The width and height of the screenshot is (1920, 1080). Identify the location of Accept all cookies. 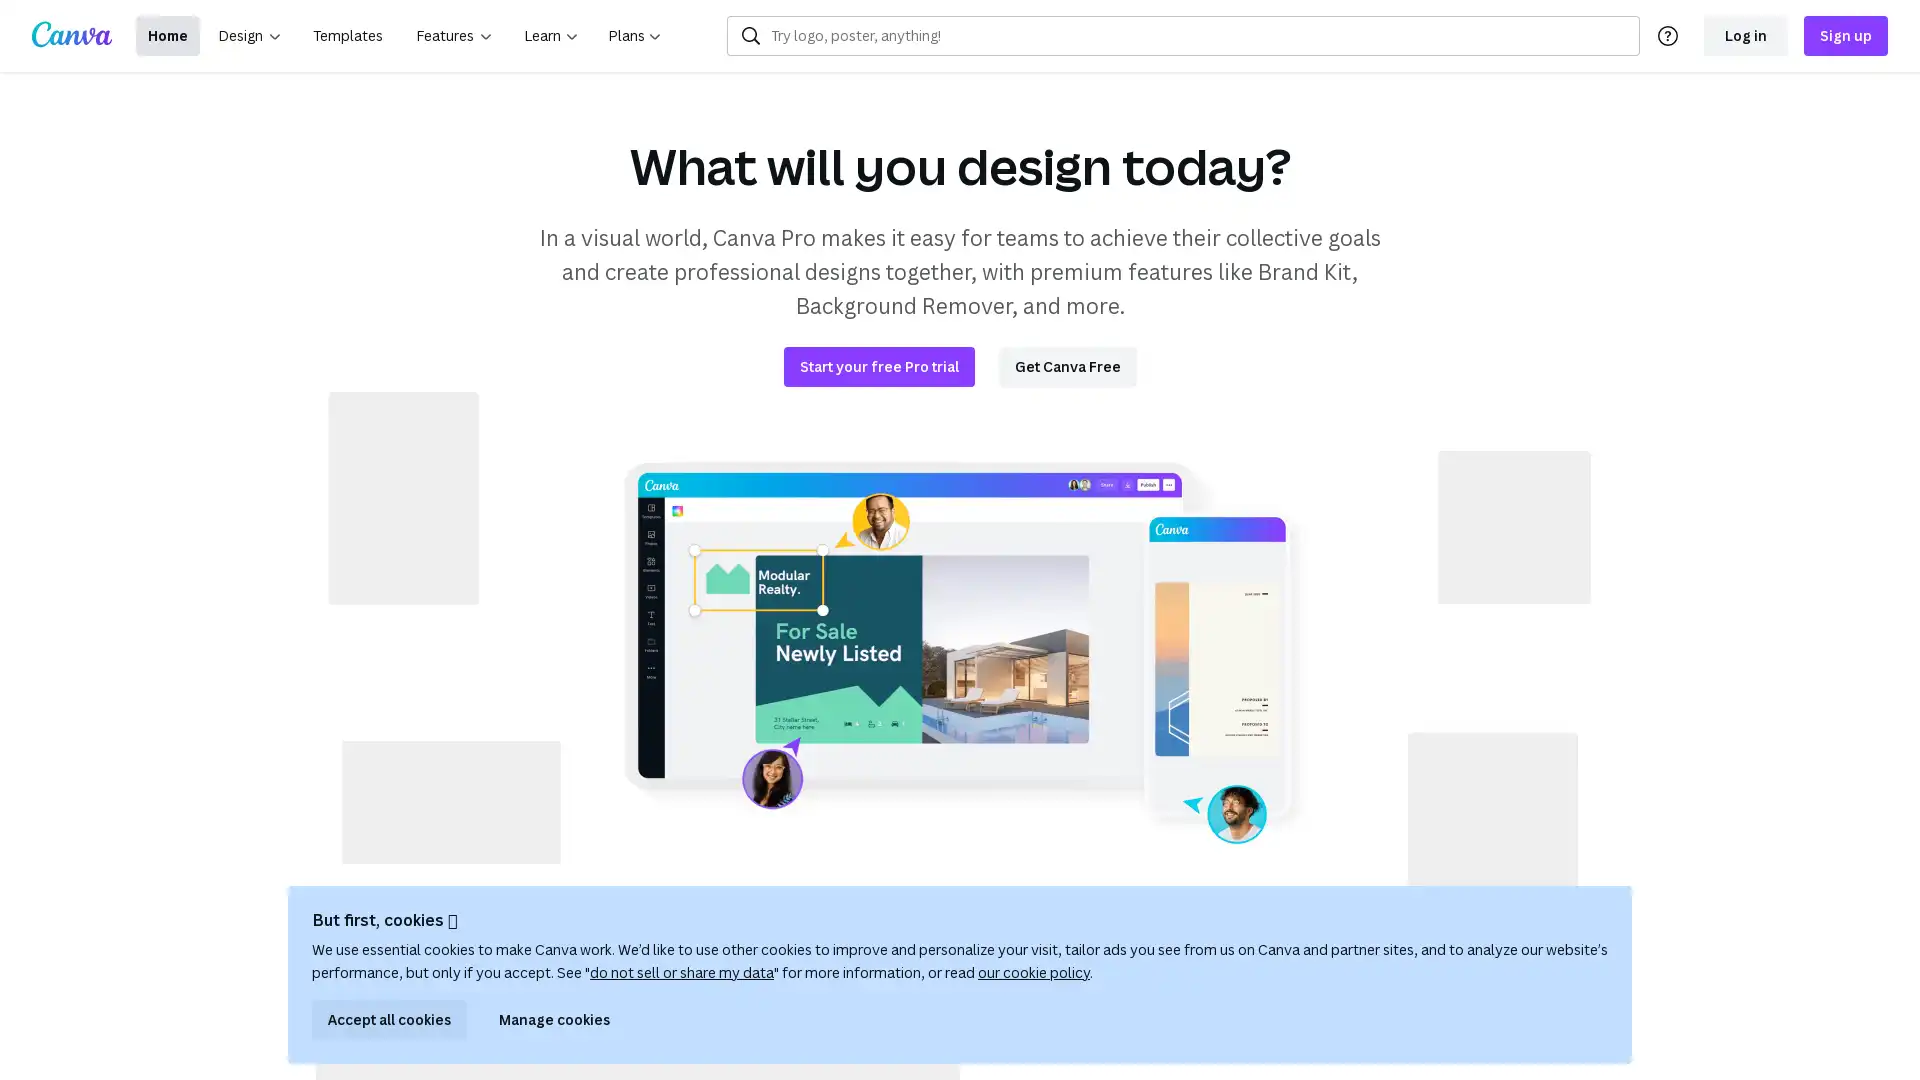
(389, 1019).